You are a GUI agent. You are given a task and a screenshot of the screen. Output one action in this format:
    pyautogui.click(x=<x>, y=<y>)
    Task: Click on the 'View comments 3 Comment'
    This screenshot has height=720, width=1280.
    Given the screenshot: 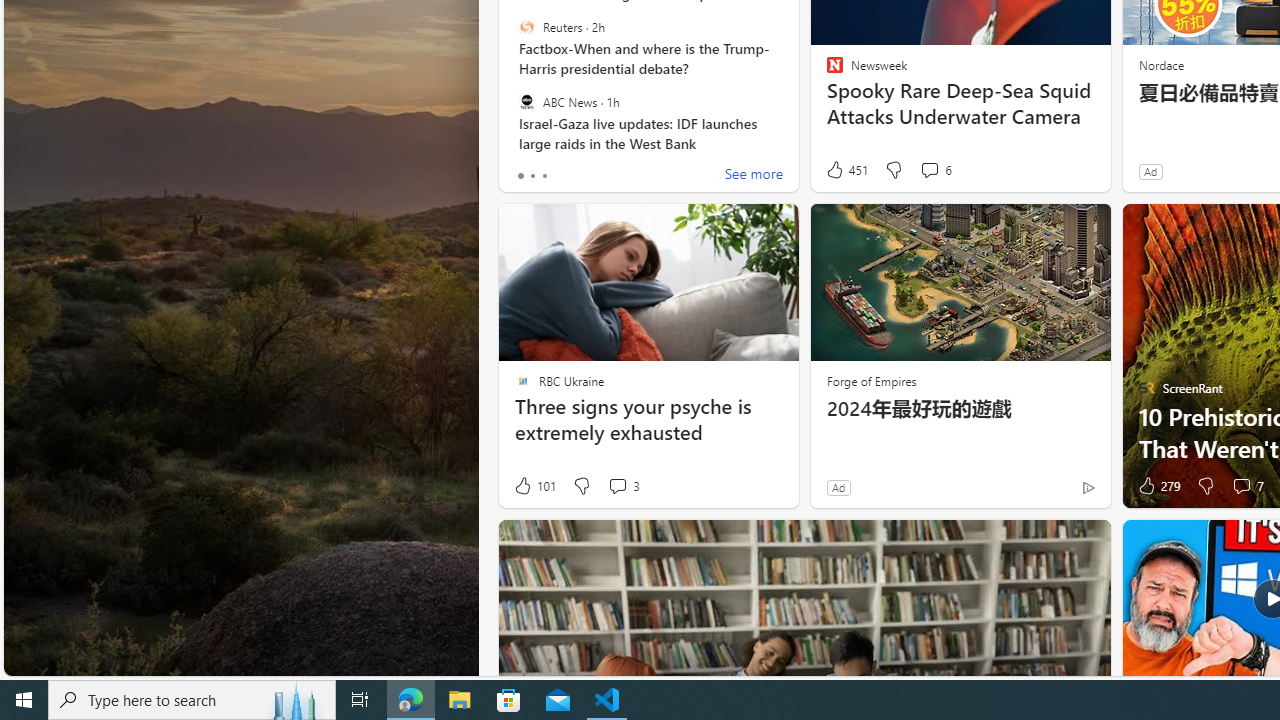 What is the action you would take?
    pyautogui.click(x=616, y=486)
    